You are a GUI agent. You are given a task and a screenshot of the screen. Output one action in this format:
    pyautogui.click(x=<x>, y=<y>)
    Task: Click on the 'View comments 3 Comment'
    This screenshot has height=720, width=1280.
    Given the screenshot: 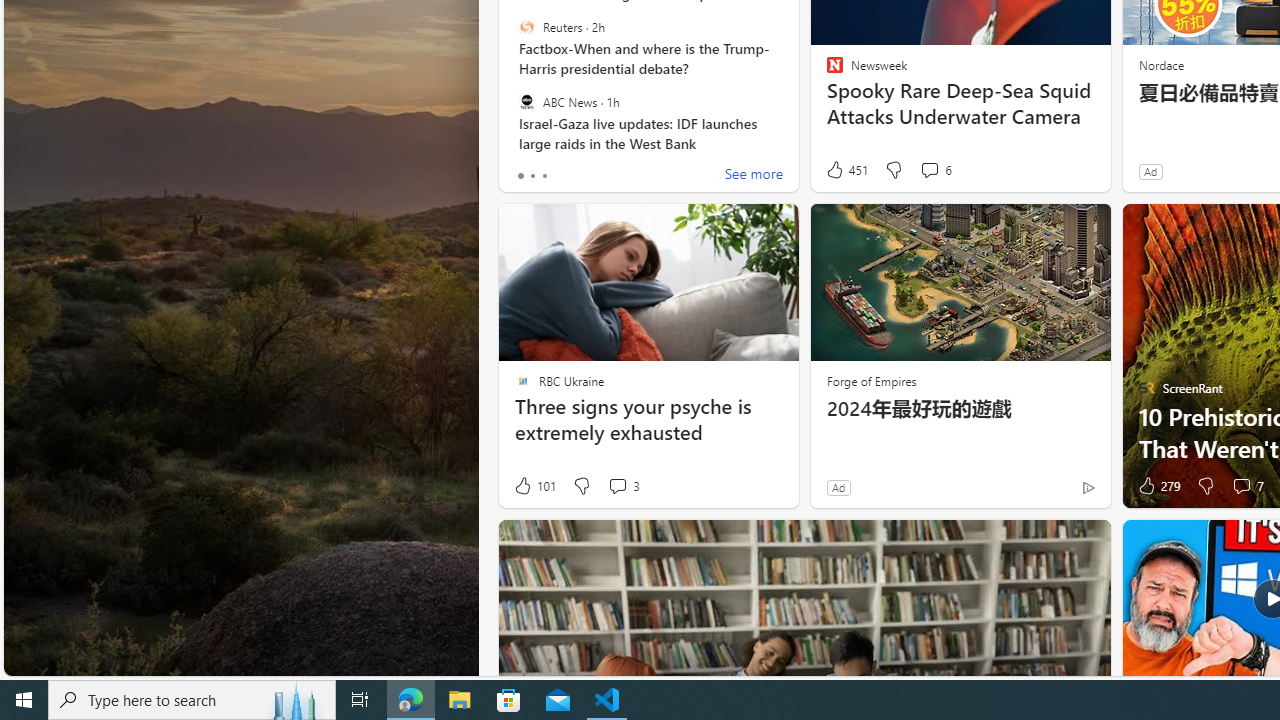 What is the action you would take?
    pyautogui.click(x=616, y=486)
    